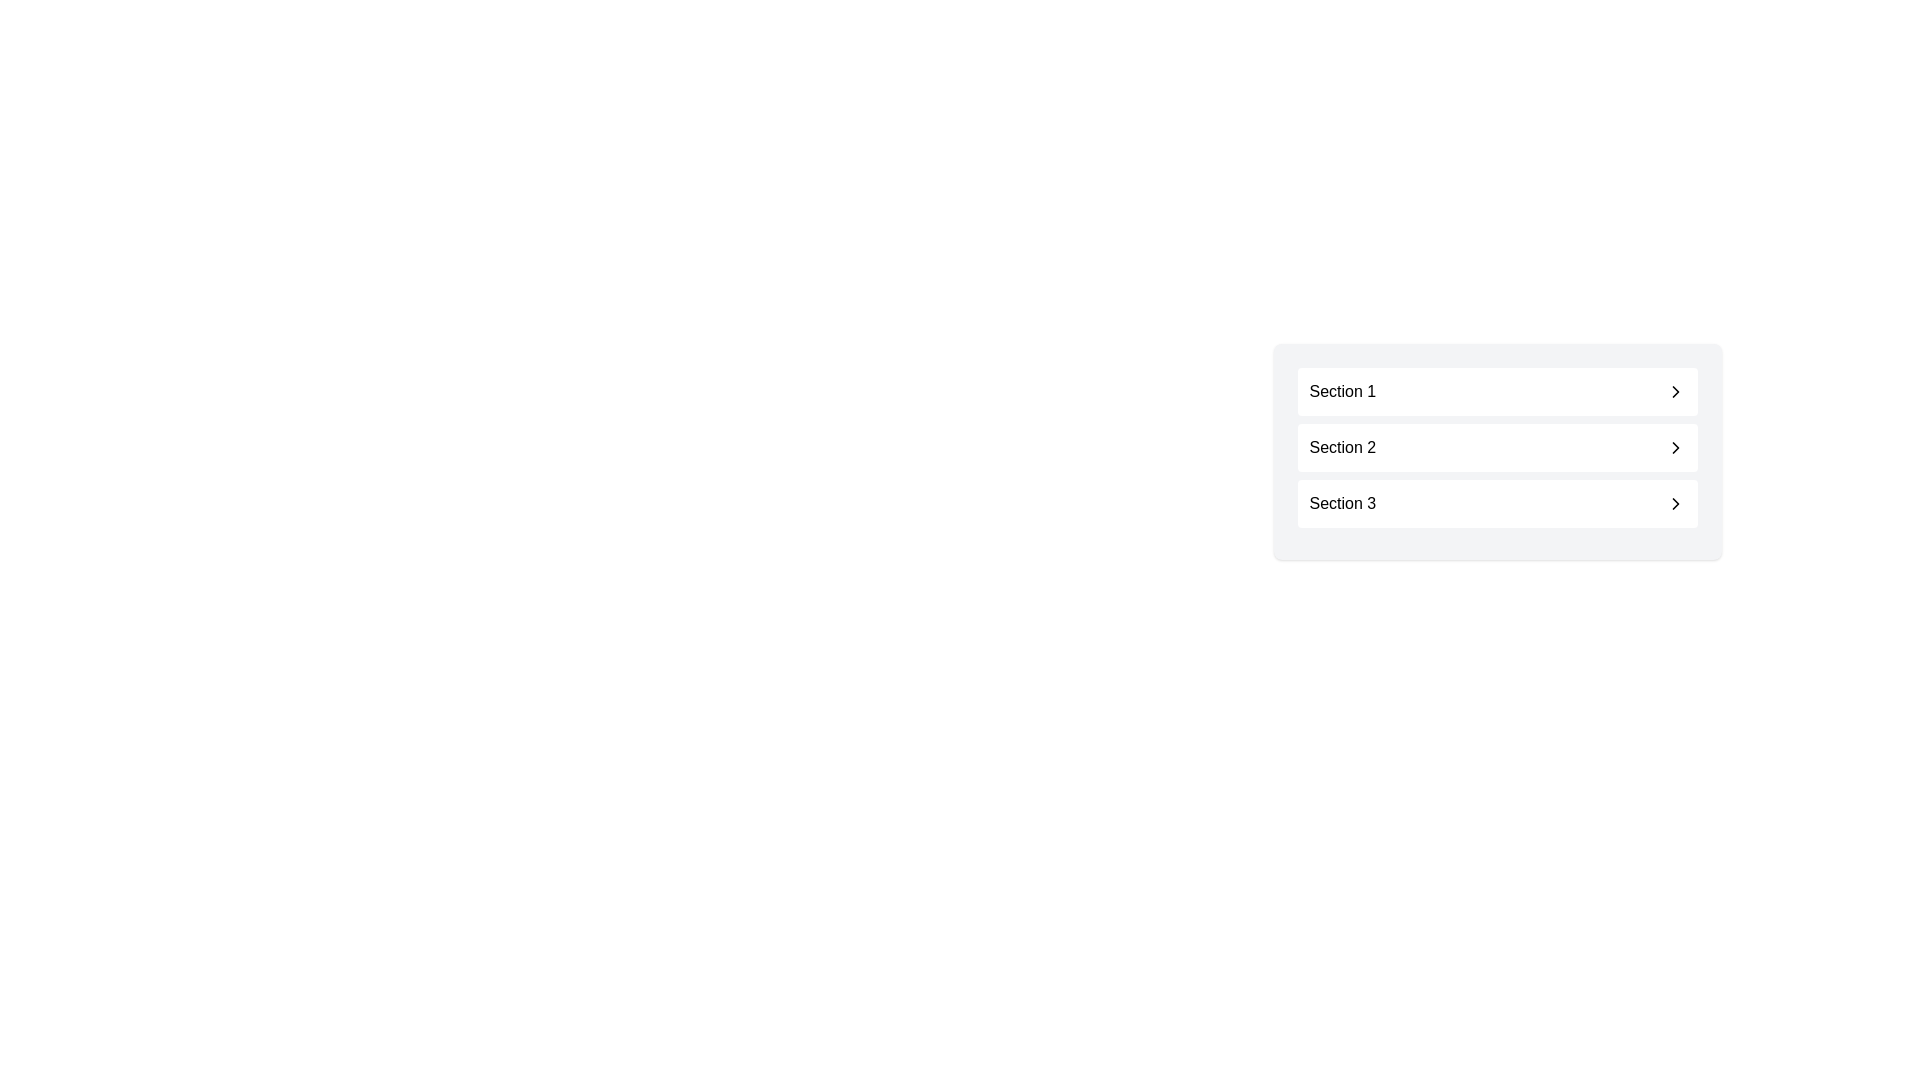  What do you see at coordinates (1342, 446) in the screenshot?
I see `the text label in the second position of the menu list item` at bounding box center [1342, 446].